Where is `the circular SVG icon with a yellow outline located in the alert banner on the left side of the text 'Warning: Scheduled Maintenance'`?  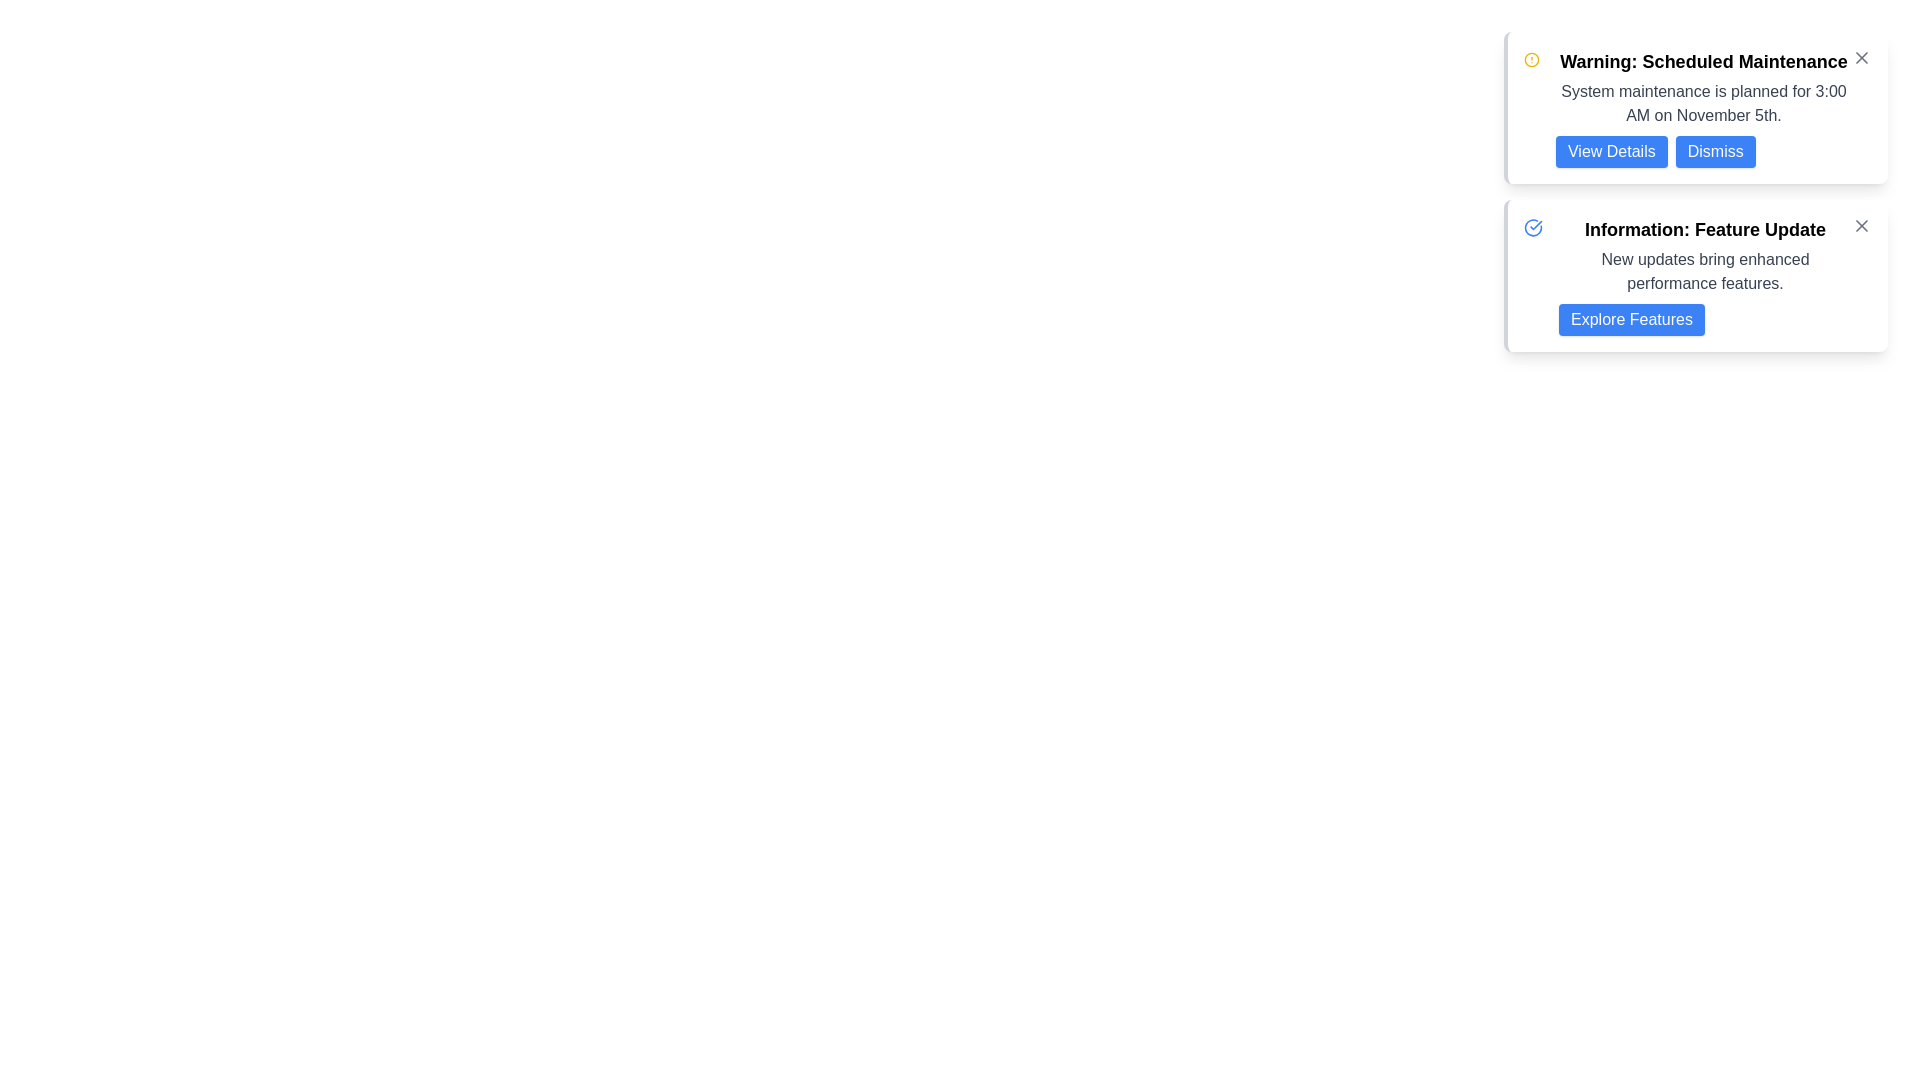
the circular SVG icon with a yellow outline located in the alert banner on the left side of the text 'Warning: Scheduled Maintenance' is located at coordinates (1530, 59).